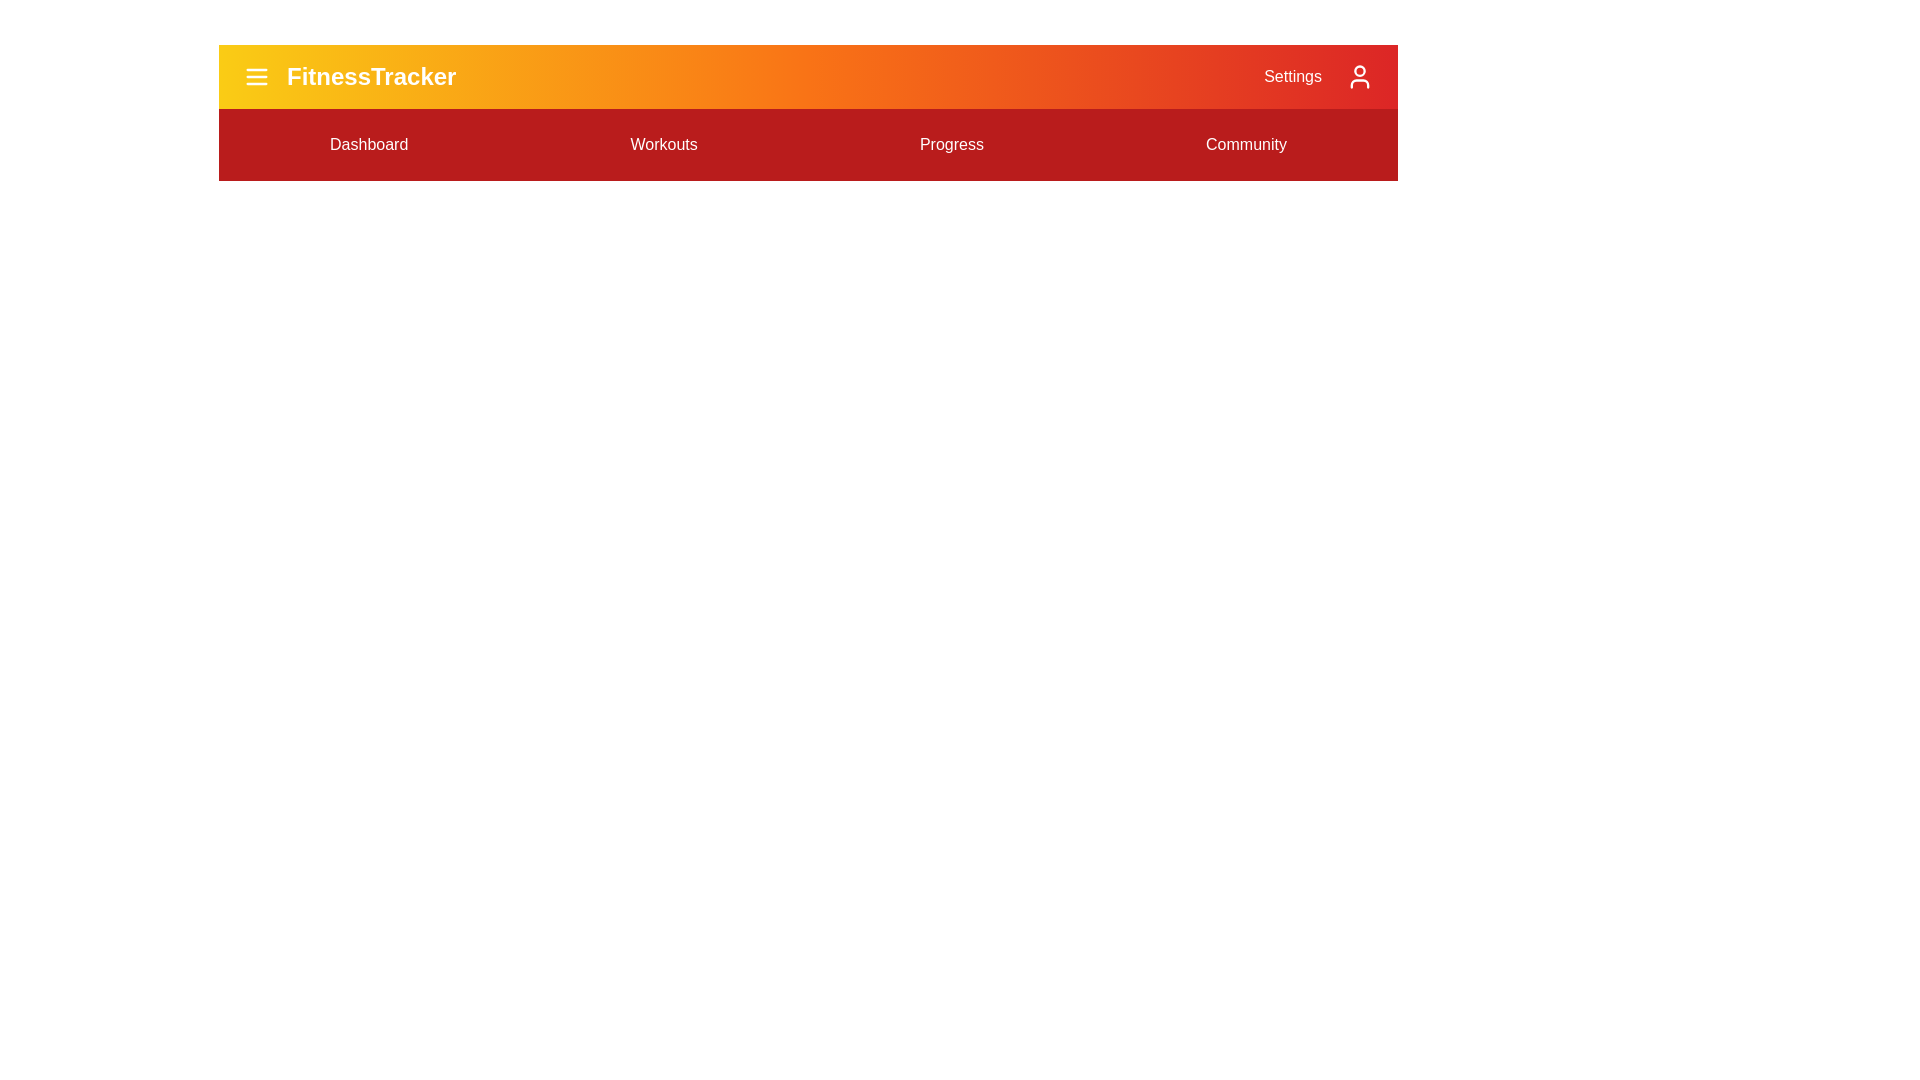  Describe the element at coordinates (1292, 76) in the screenshot. I see `the 'Settings' option in the FitnessAppBar` at that location.